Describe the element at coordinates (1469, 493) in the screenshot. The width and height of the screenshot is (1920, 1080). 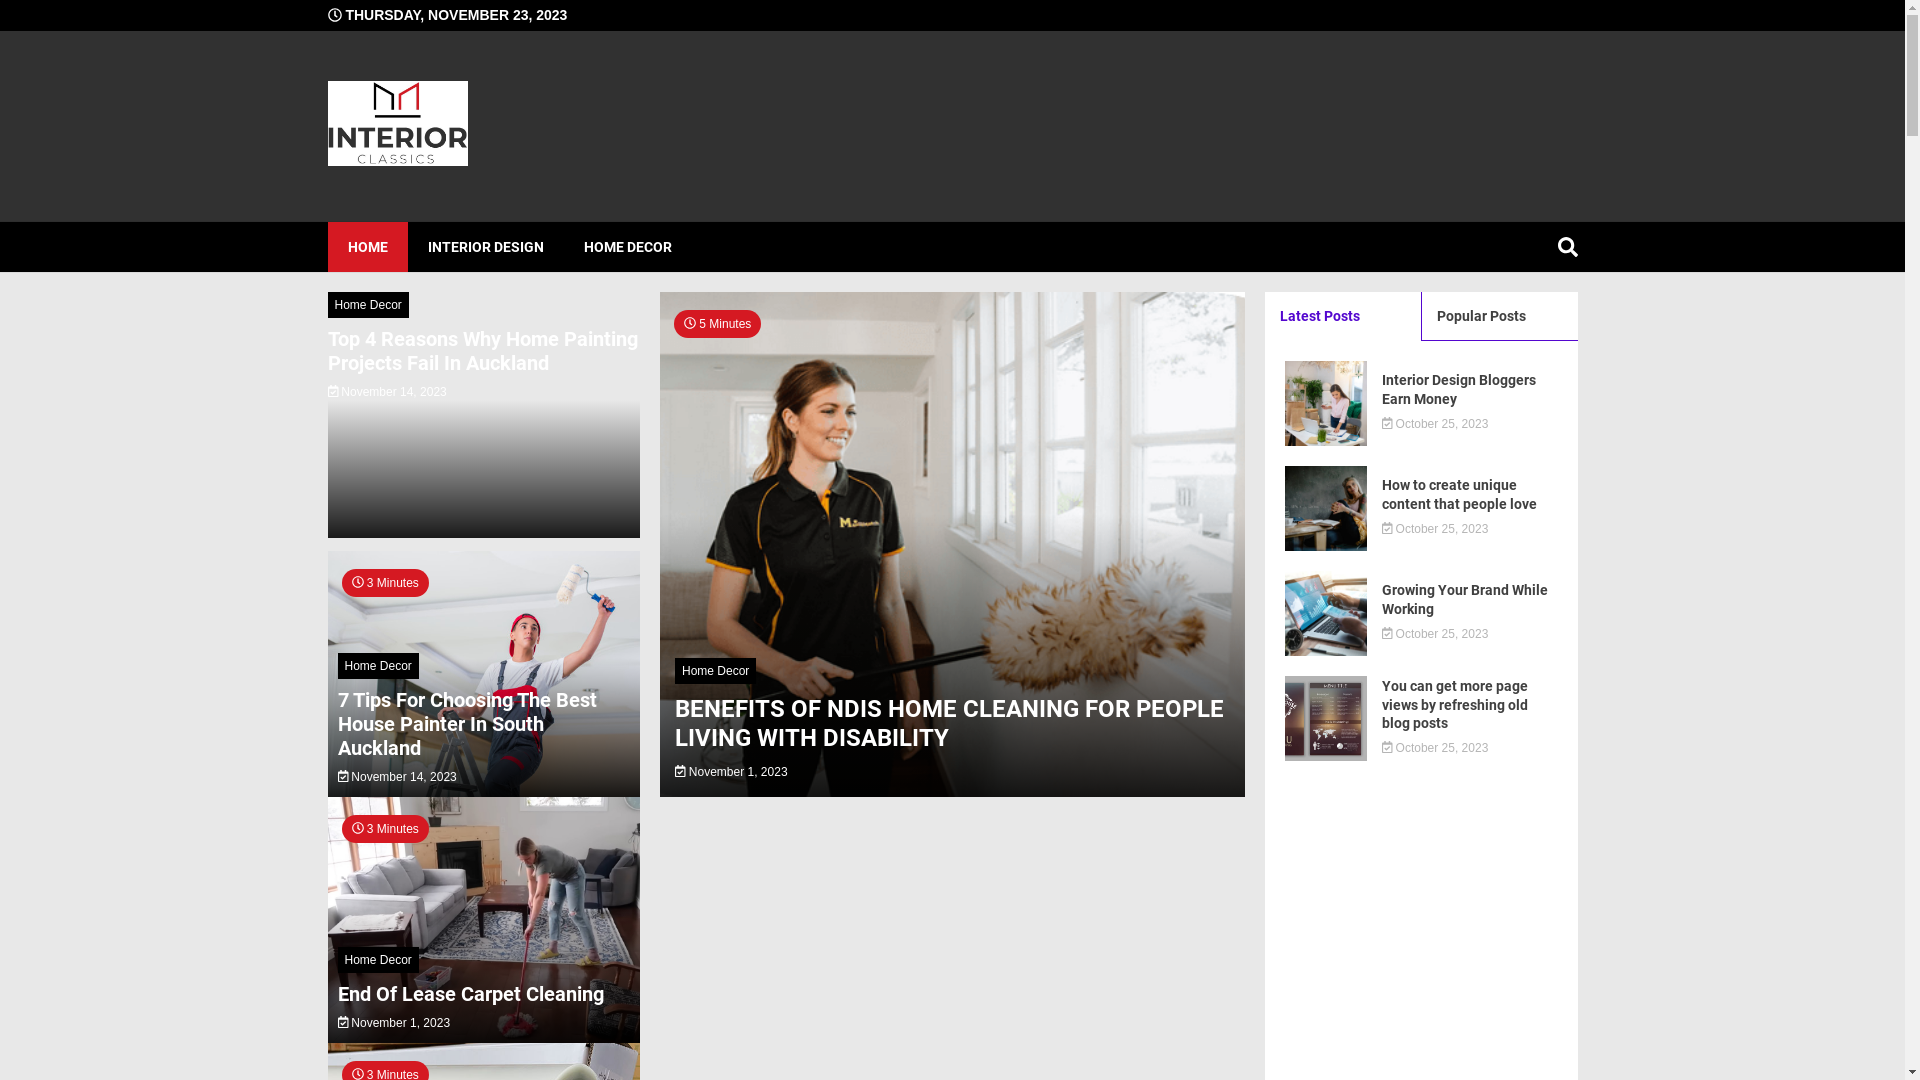
I see `'How to create unique content that people love'` at that location.